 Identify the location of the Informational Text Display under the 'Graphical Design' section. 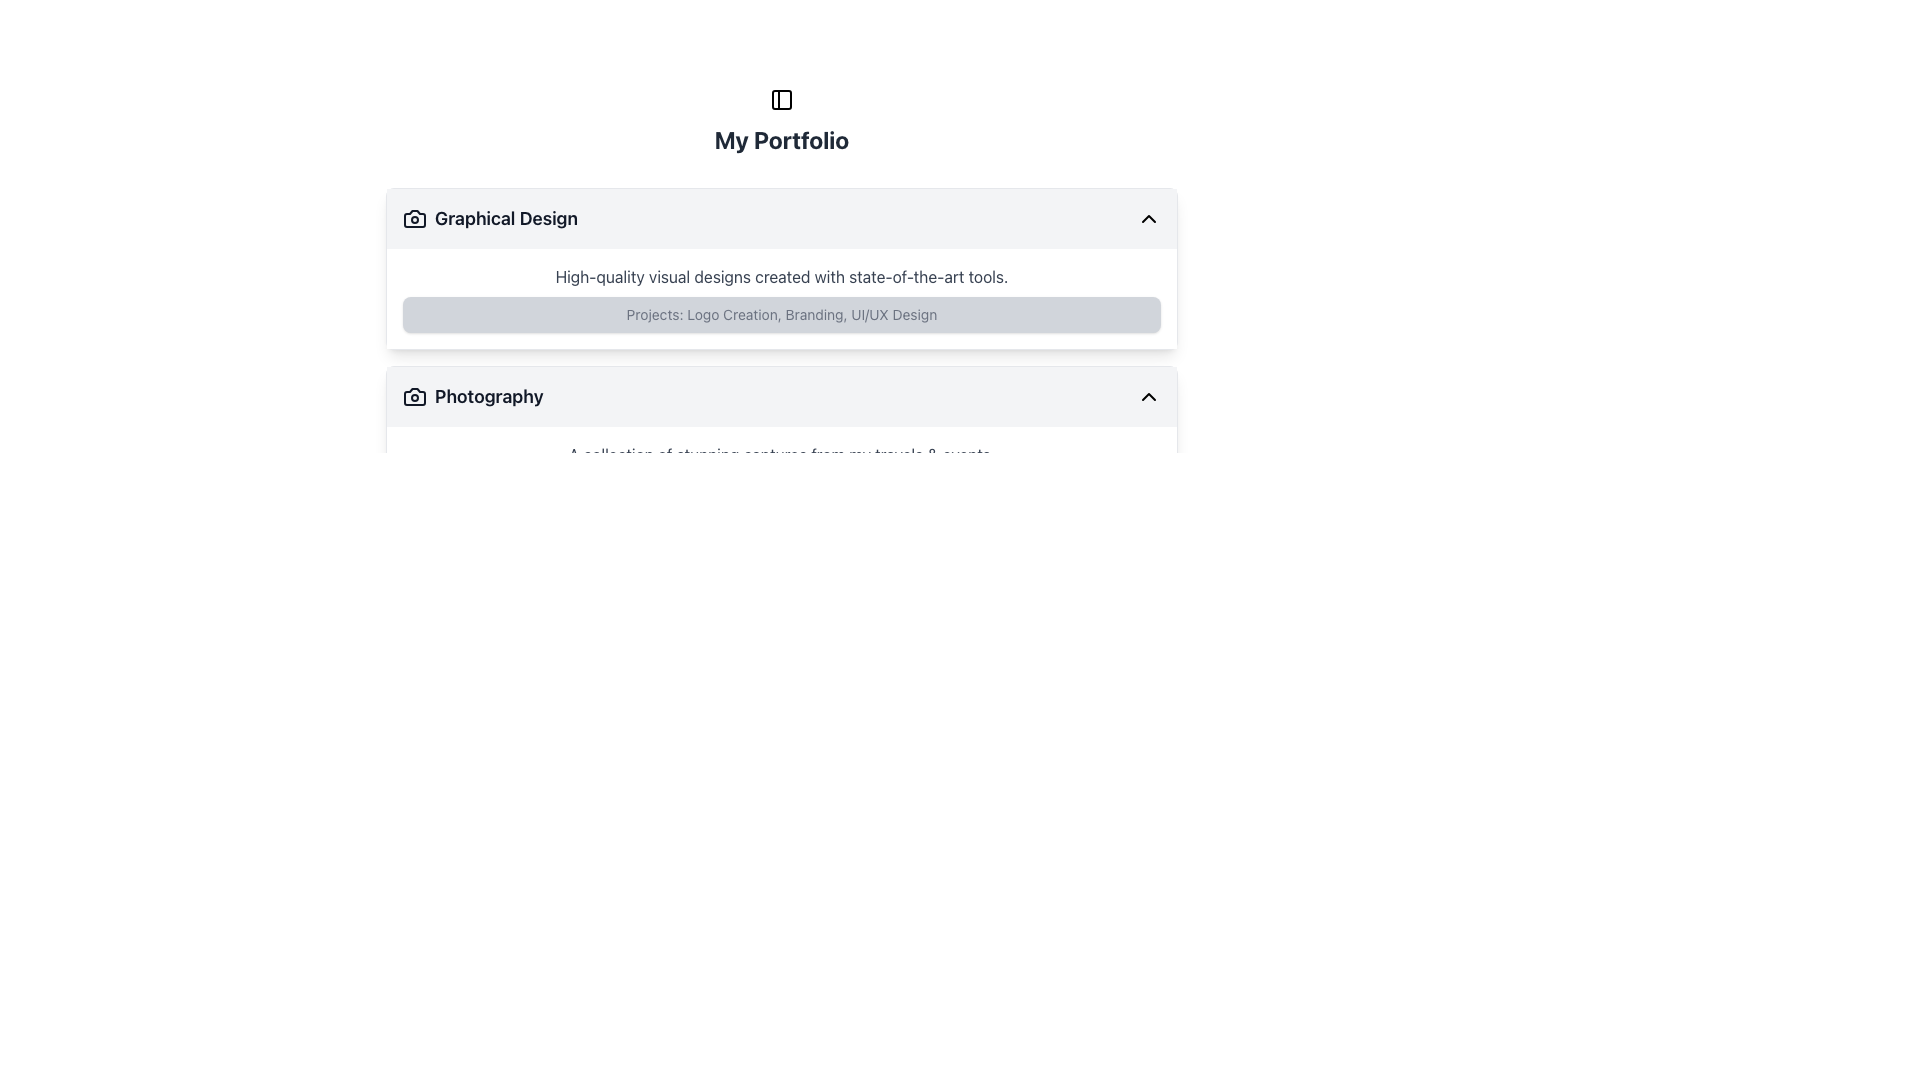
(781, 315).